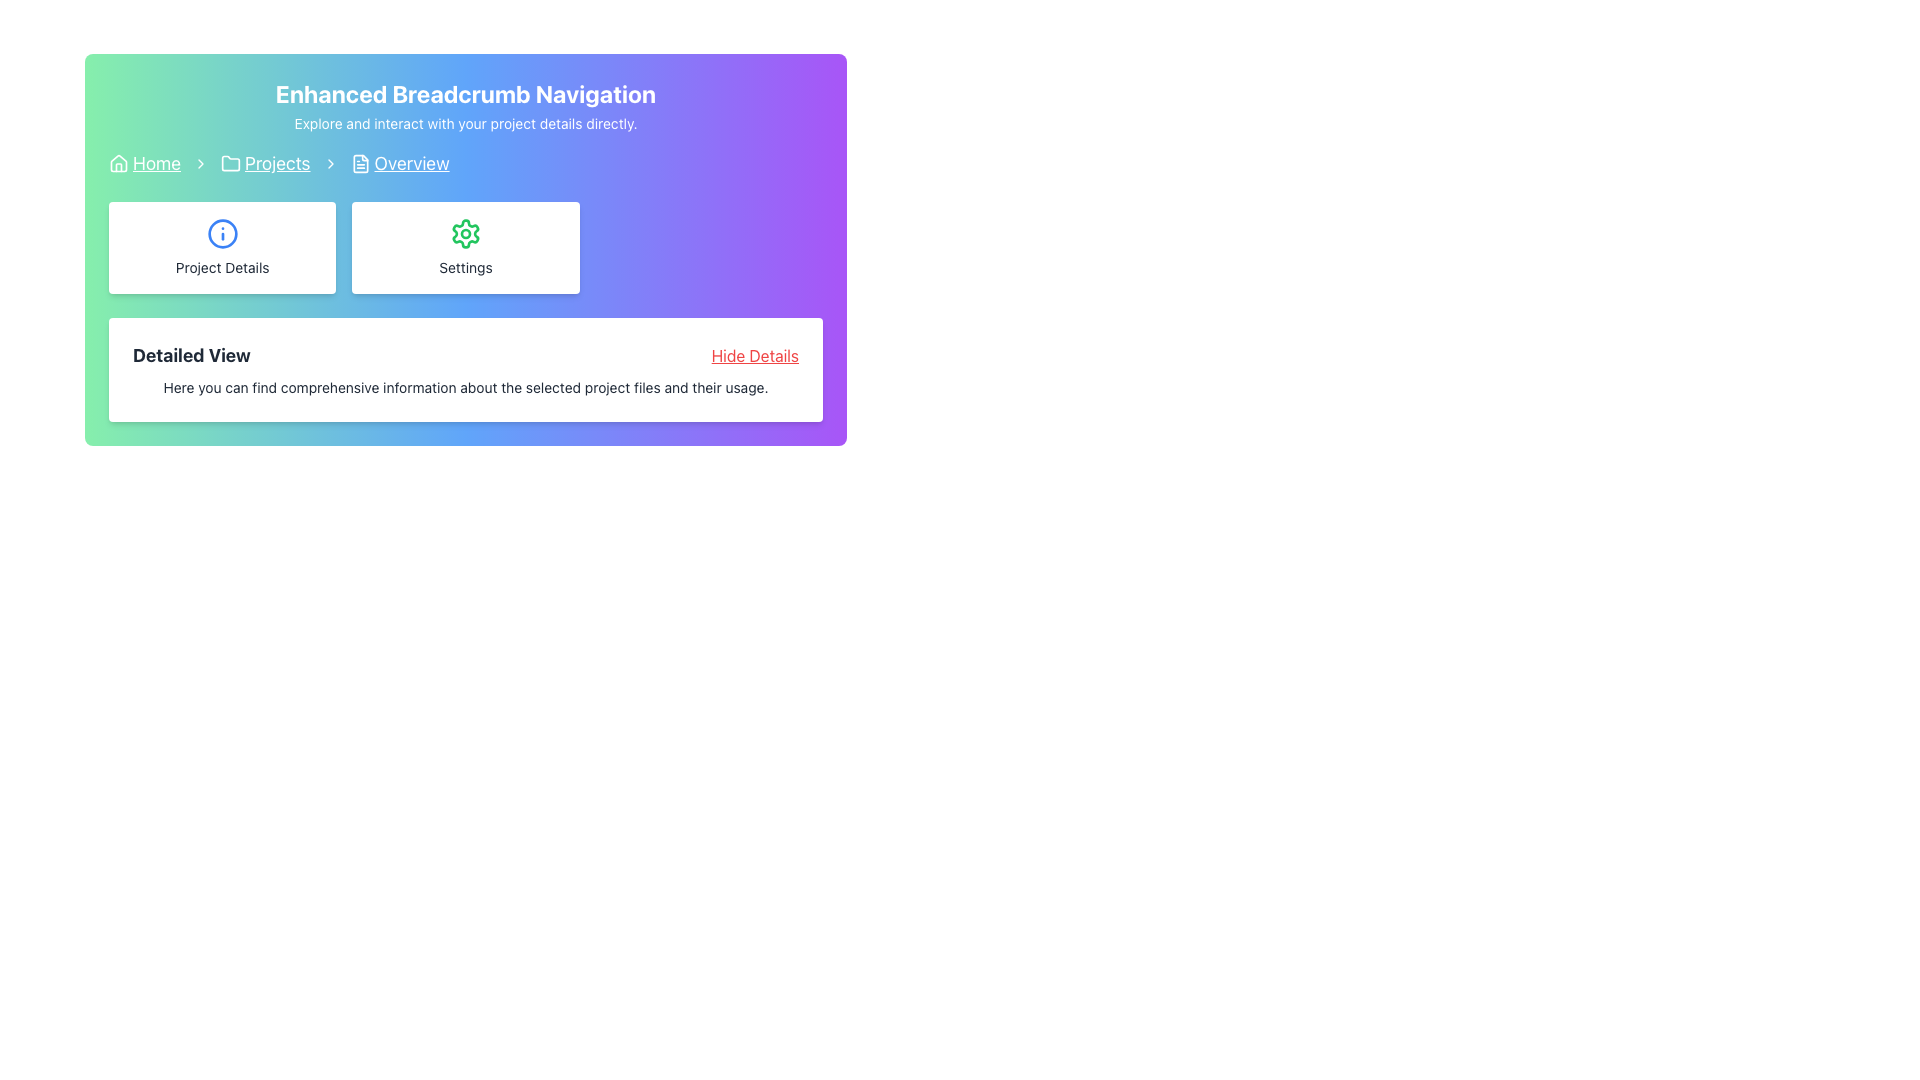  Describe the element at coordinates (230, 161) in the screenshot. I see `'Projects' icon in the breadcrumb navigation, which is positioned between the 'Home' and 'Projects' labels` at that location.